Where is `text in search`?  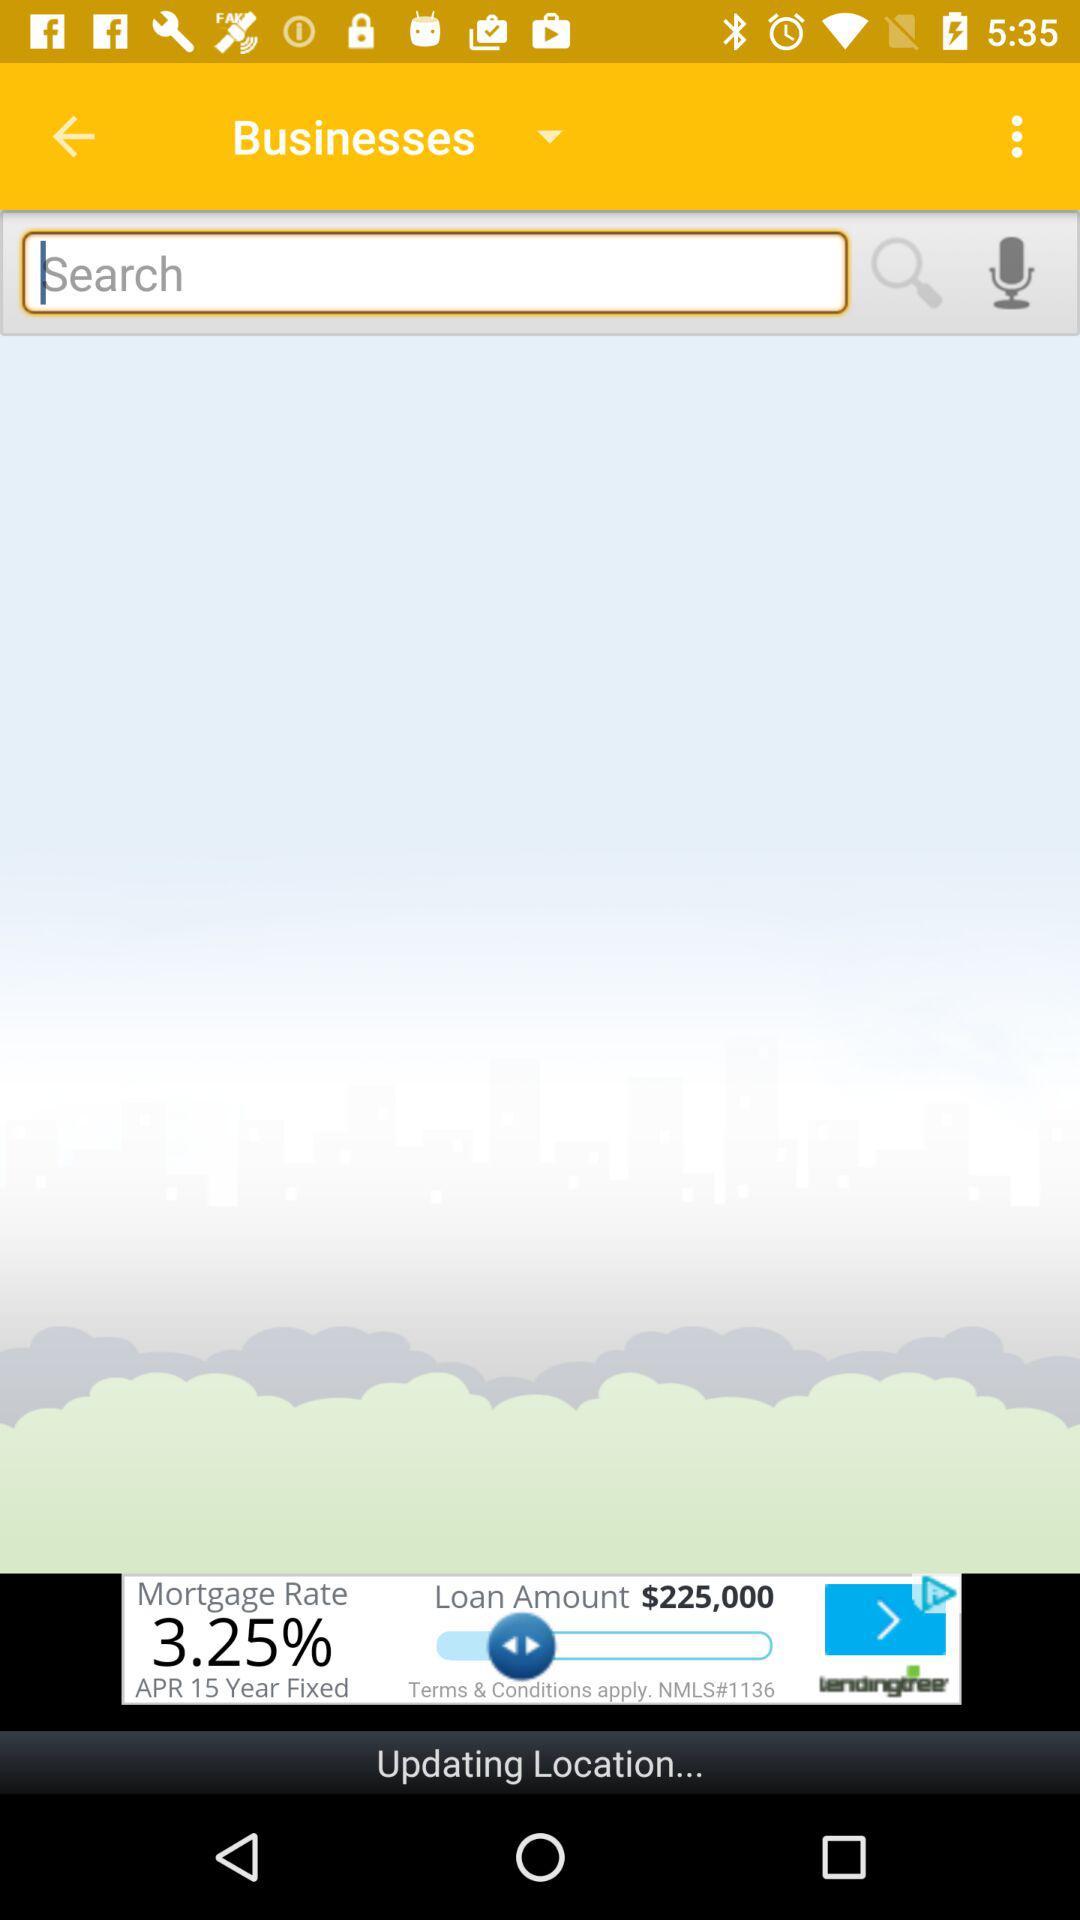
text in search is located at coordinates (434, 271).